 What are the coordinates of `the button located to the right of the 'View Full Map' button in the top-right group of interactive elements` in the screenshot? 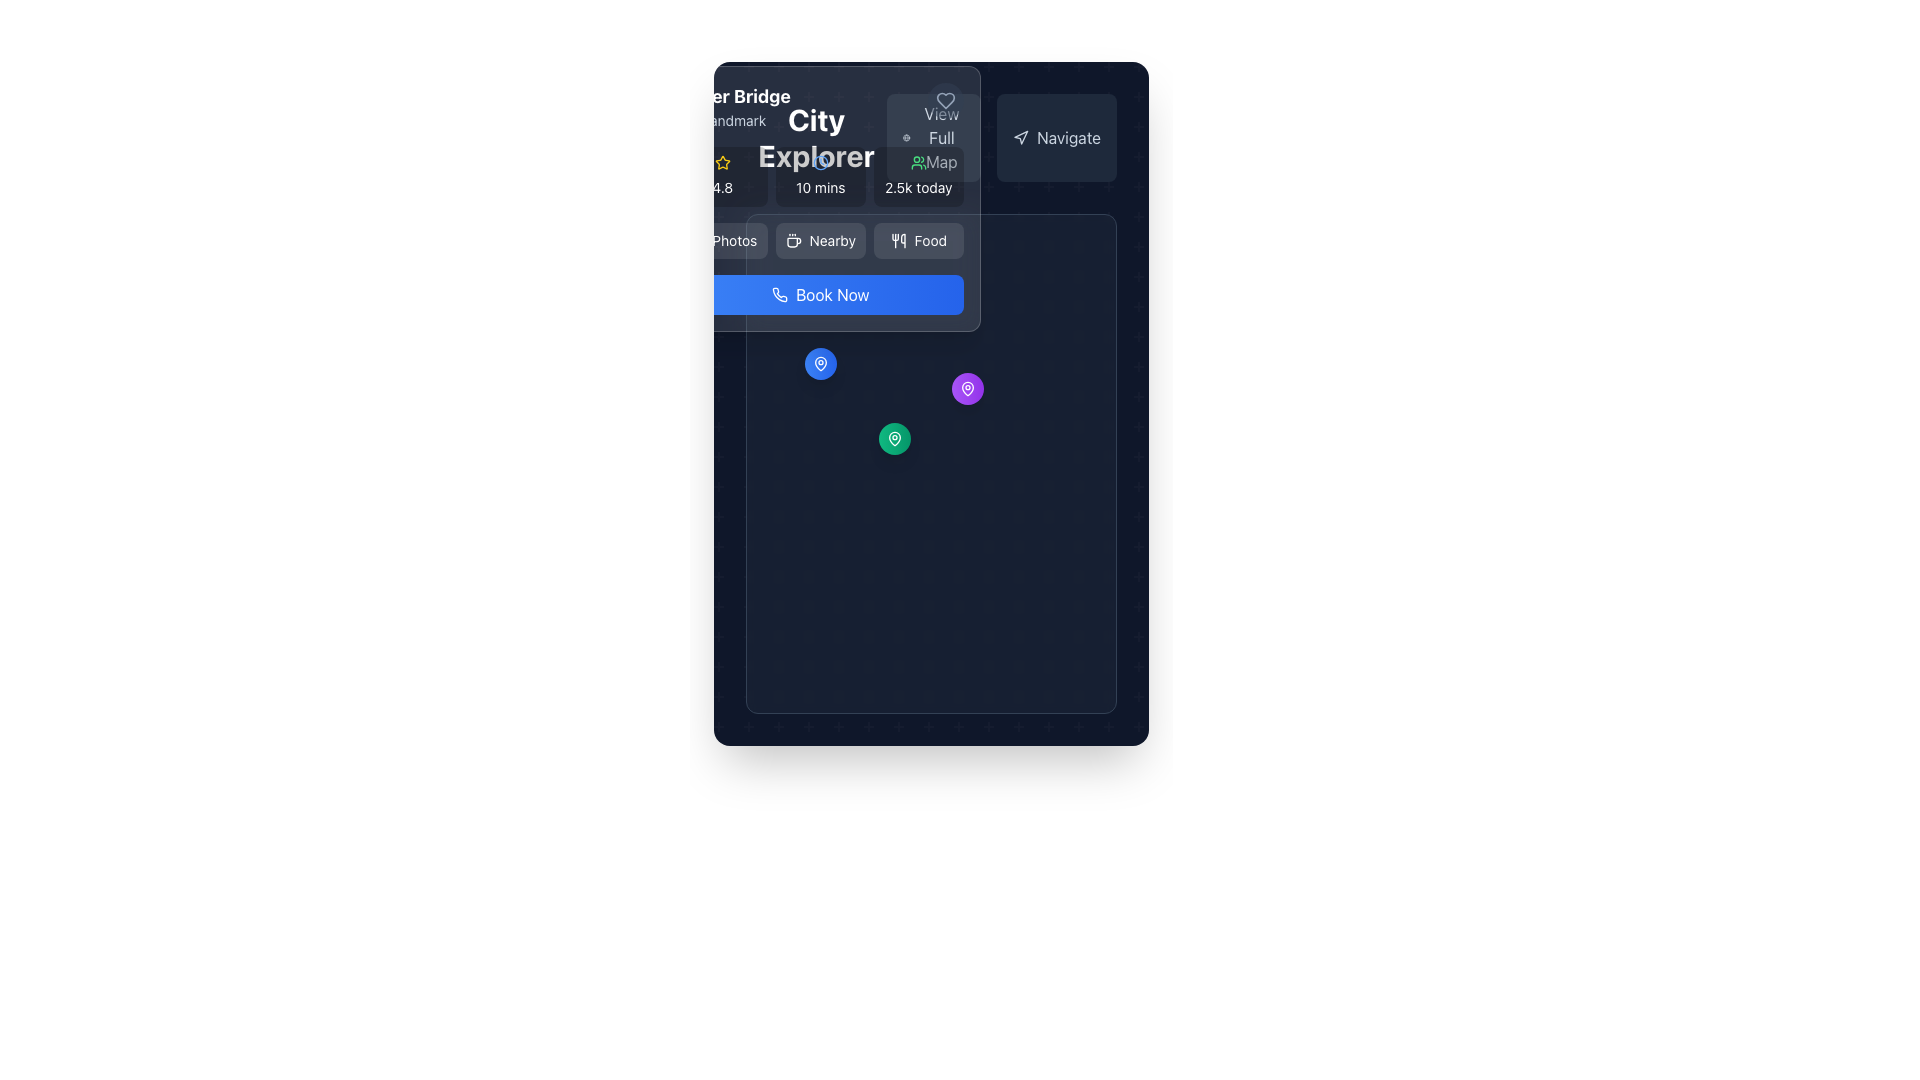 It's located at (1002, 137).